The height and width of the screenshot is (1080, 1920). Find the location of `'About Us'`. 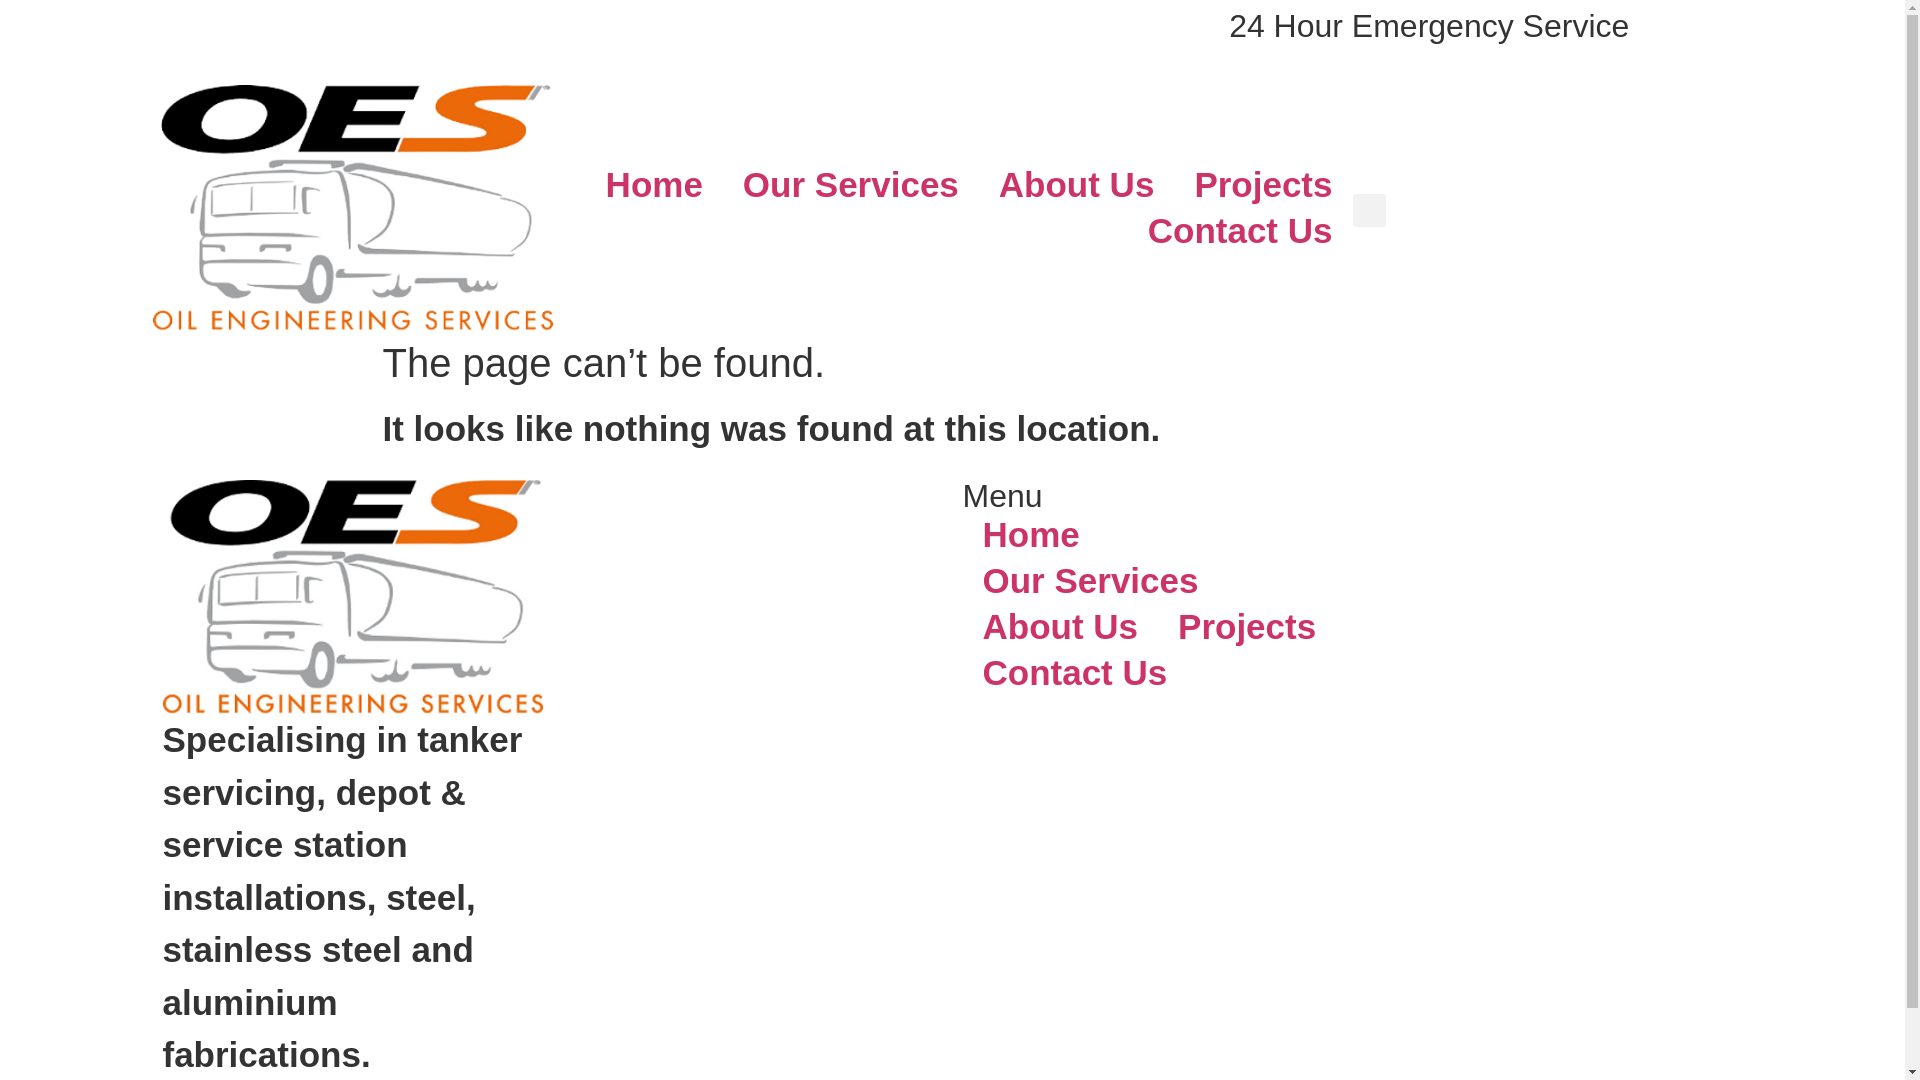

'About Us' is located at coordinates (1059, 626).